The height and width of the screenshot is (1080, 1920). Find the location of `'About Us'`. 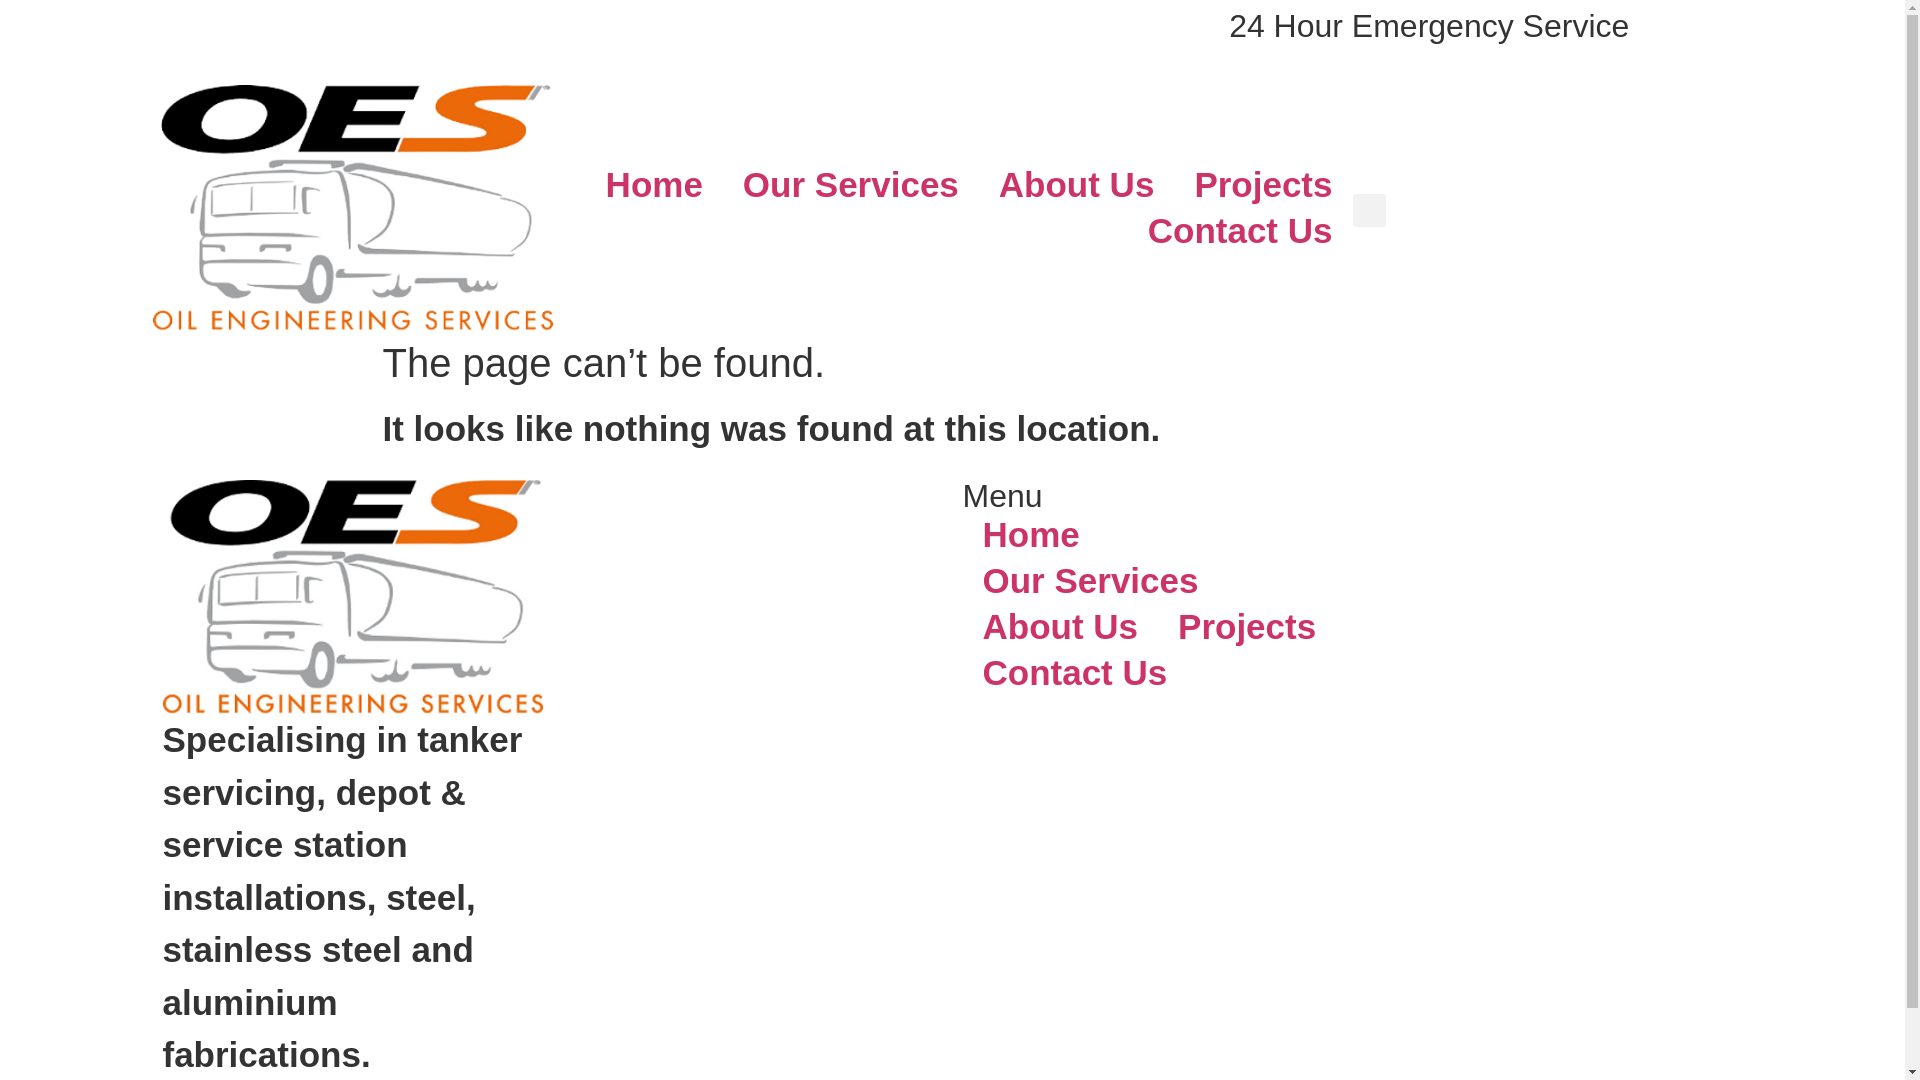

'About Us' is located at coordinates (1059, 626).